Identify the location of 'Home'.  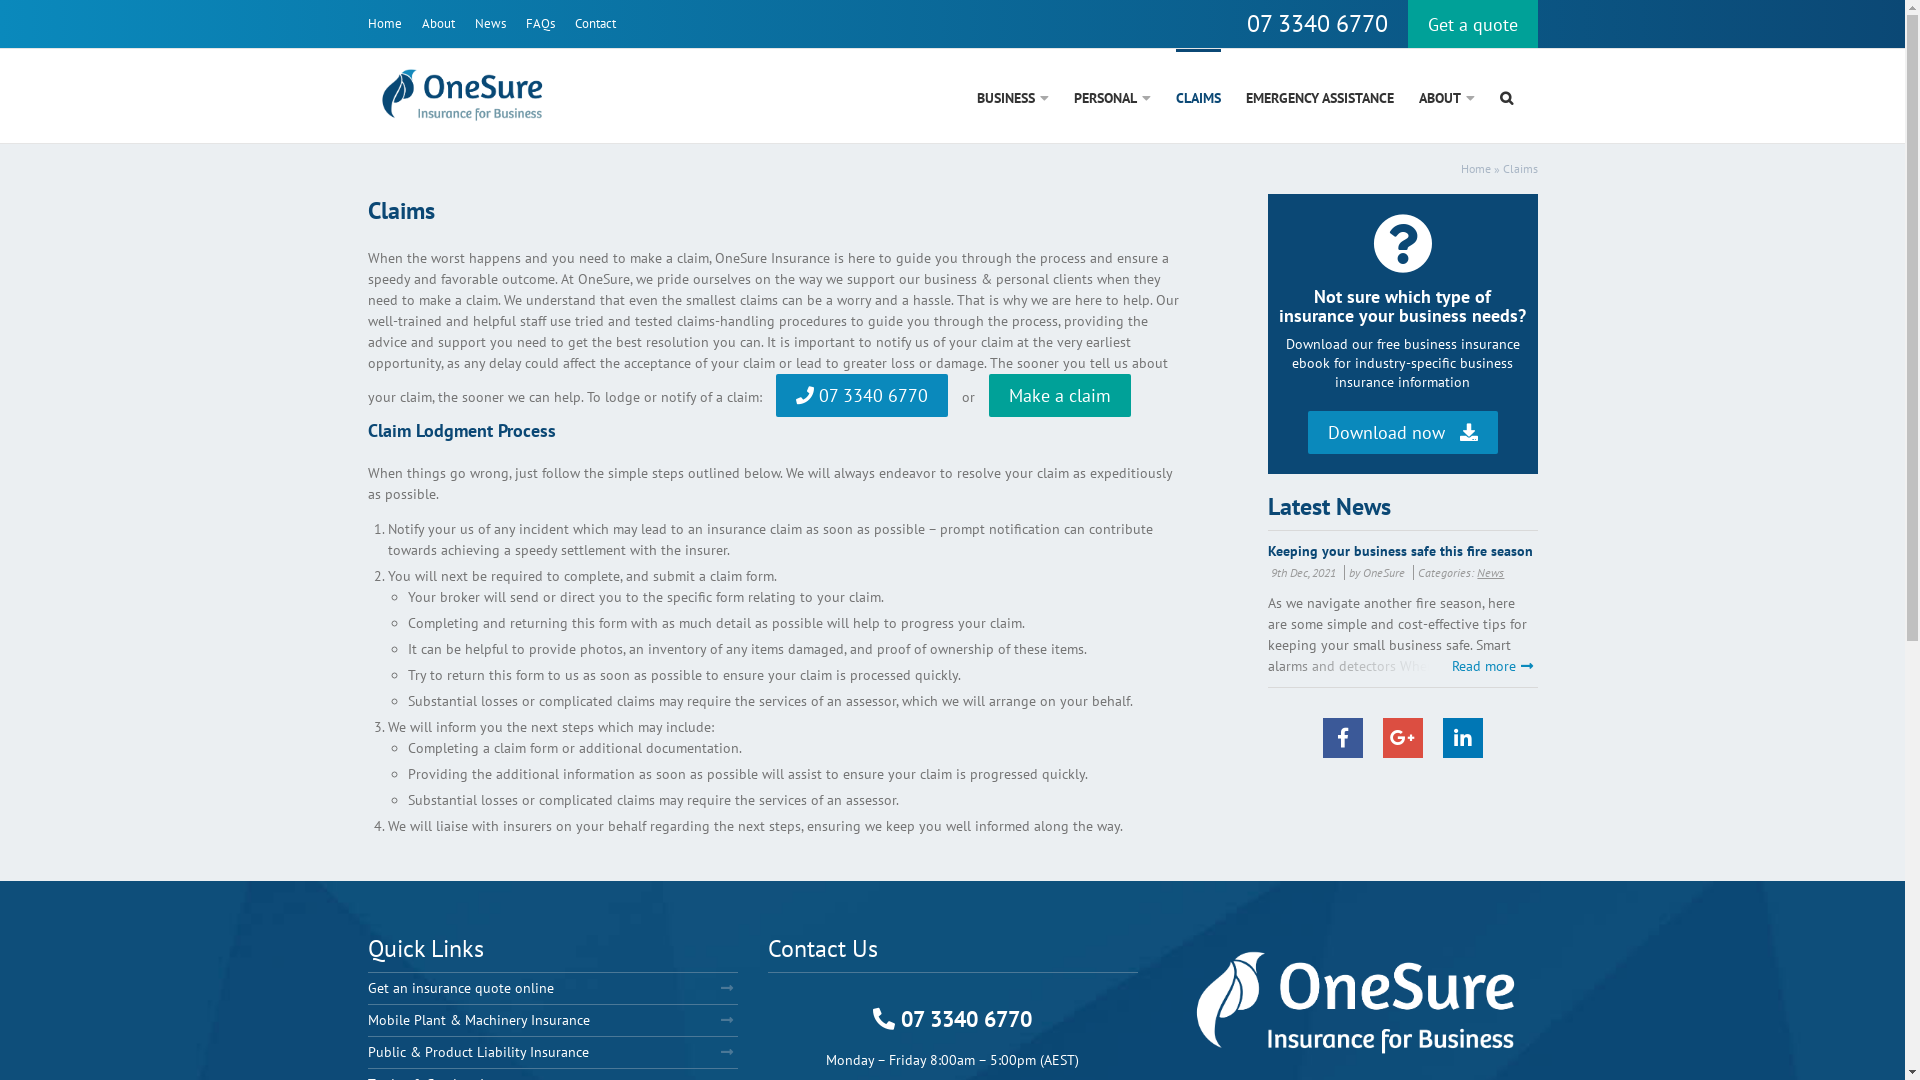
(384, 23).